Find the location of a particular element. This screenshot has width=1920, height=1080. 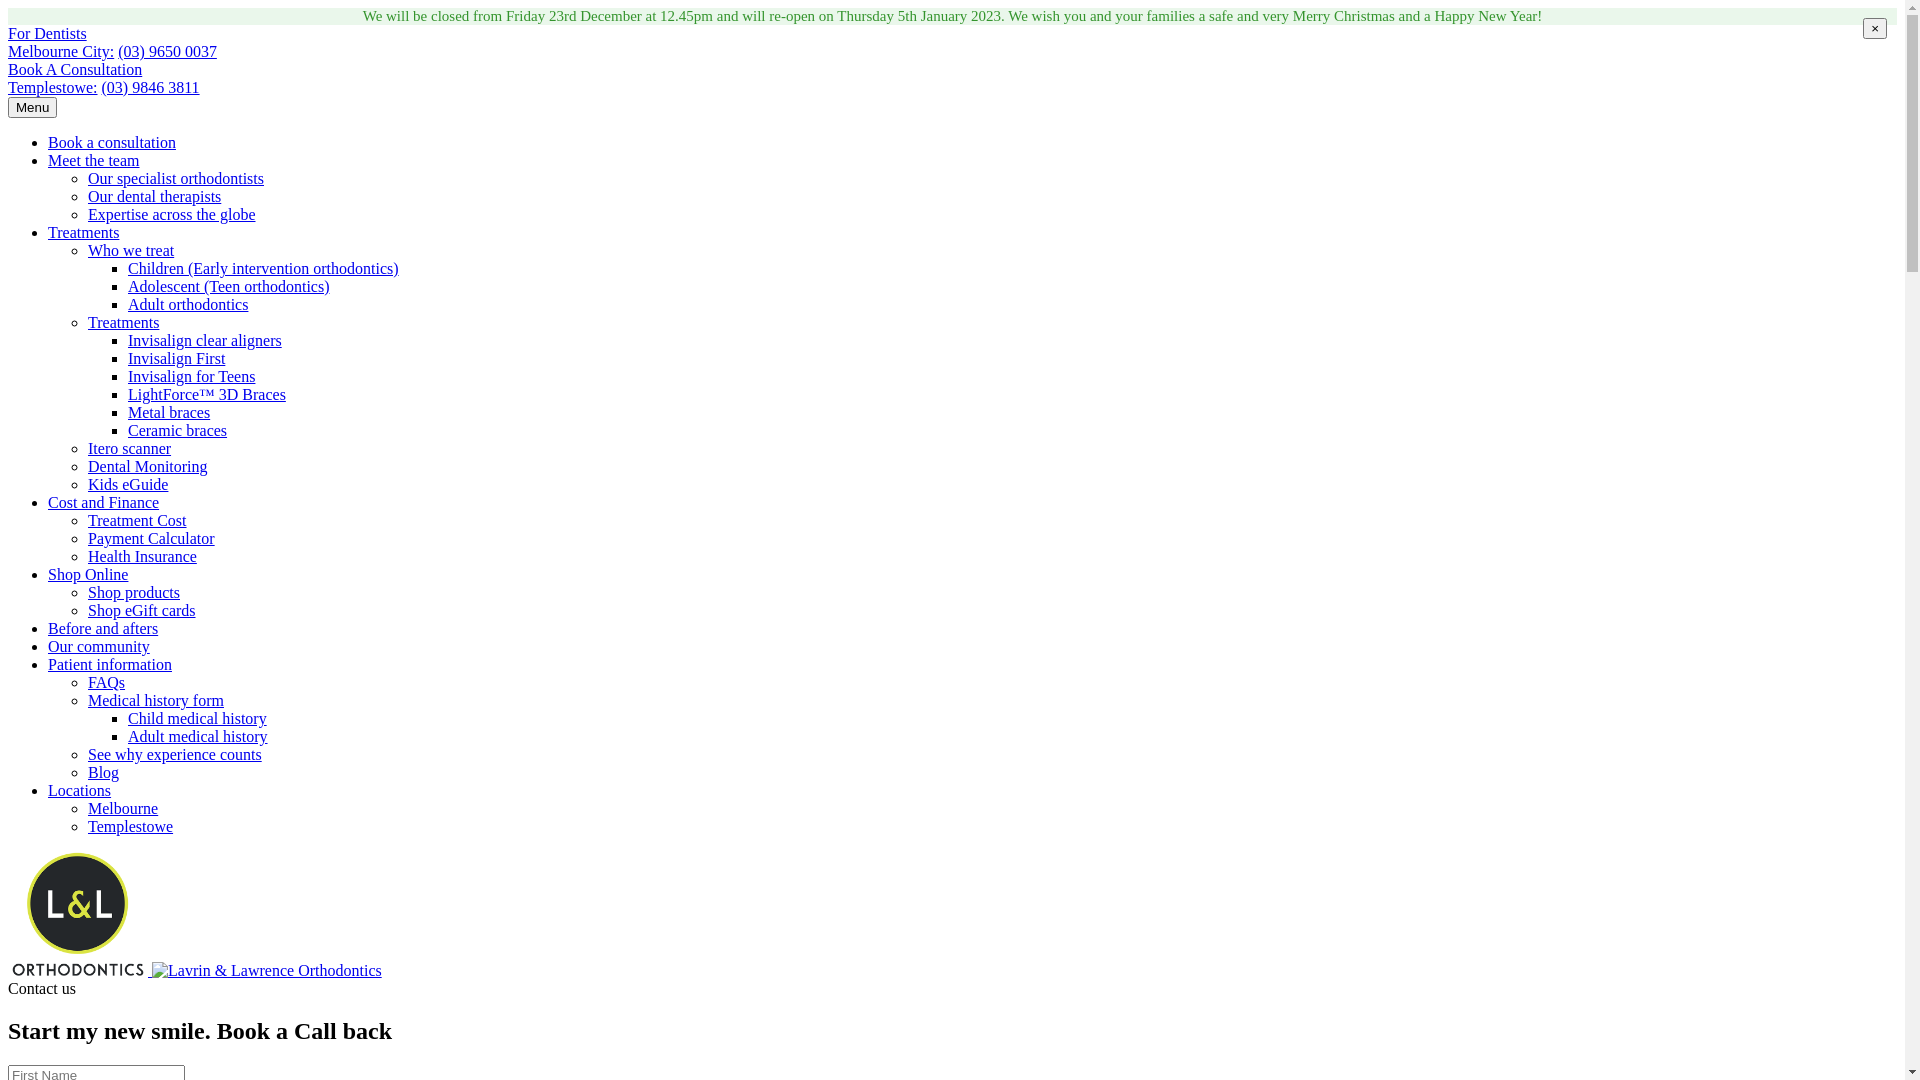

'Shop eGift cards' is located at coordinates (141, 609).